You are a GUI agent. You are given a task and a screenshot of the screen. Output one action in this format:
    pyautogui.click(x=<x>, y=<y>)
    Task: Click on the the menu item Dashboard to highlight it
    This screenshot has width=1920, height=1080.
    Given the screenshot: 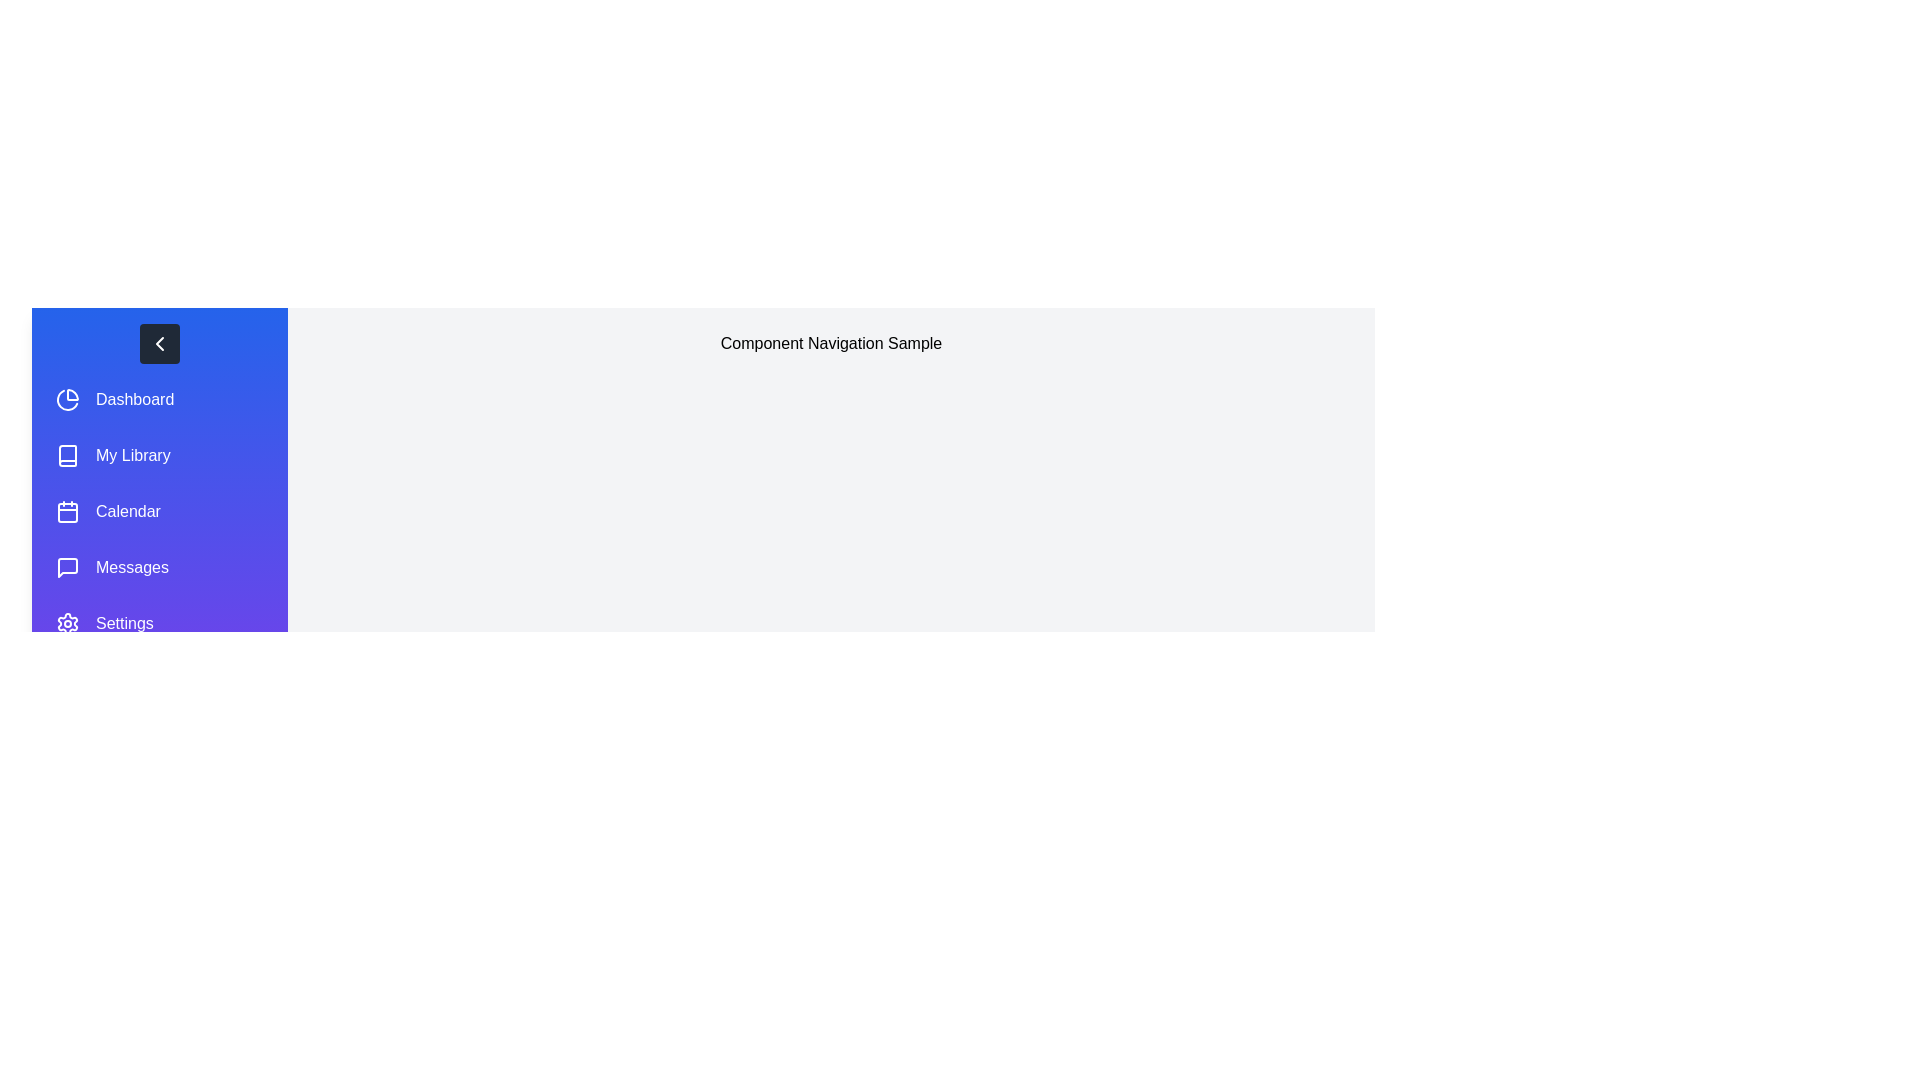 What is the action you would take?
    pyautogui.click(x=158, y=400)
    